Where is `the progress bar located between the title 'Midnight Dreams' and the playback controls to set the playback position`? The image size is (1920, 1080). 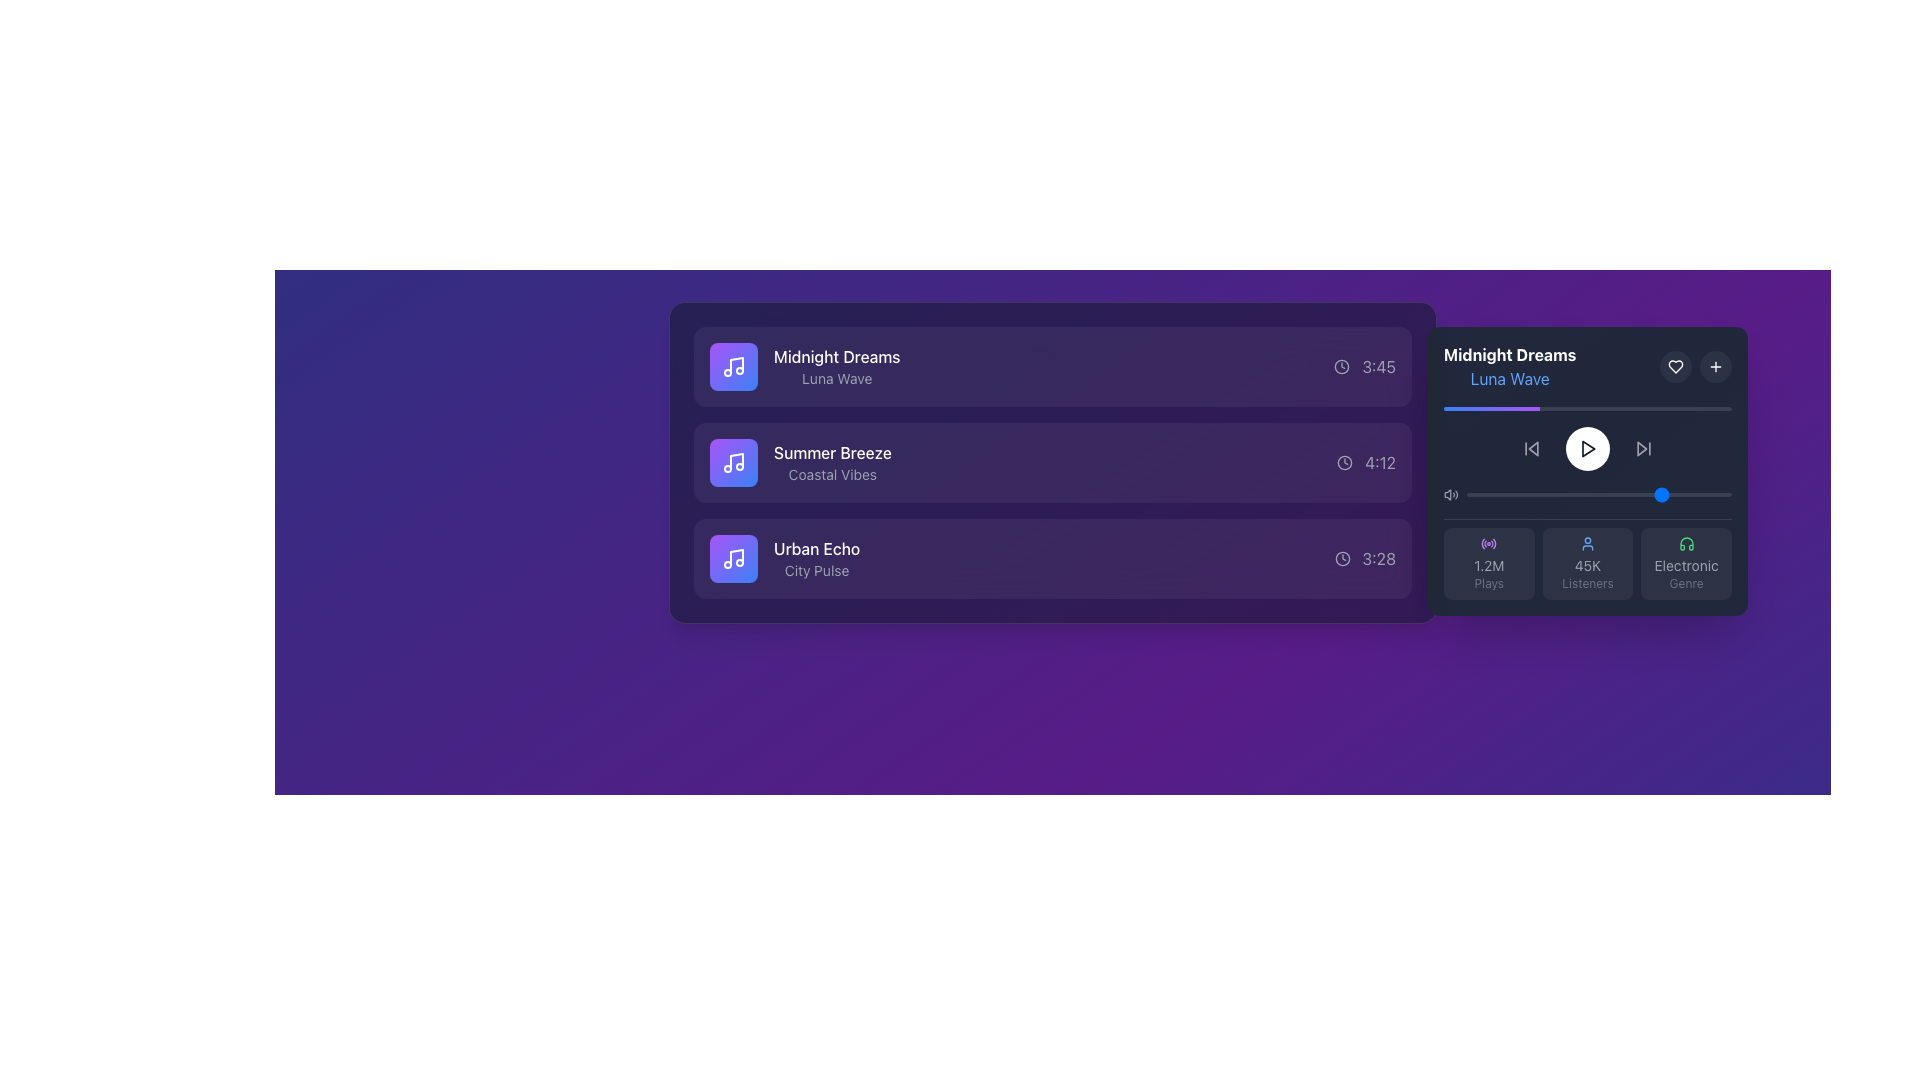
the progress bar located between the title 'Midnight Dreams' and the playback controls to set the playback position is located at coordinates (1587, 407).